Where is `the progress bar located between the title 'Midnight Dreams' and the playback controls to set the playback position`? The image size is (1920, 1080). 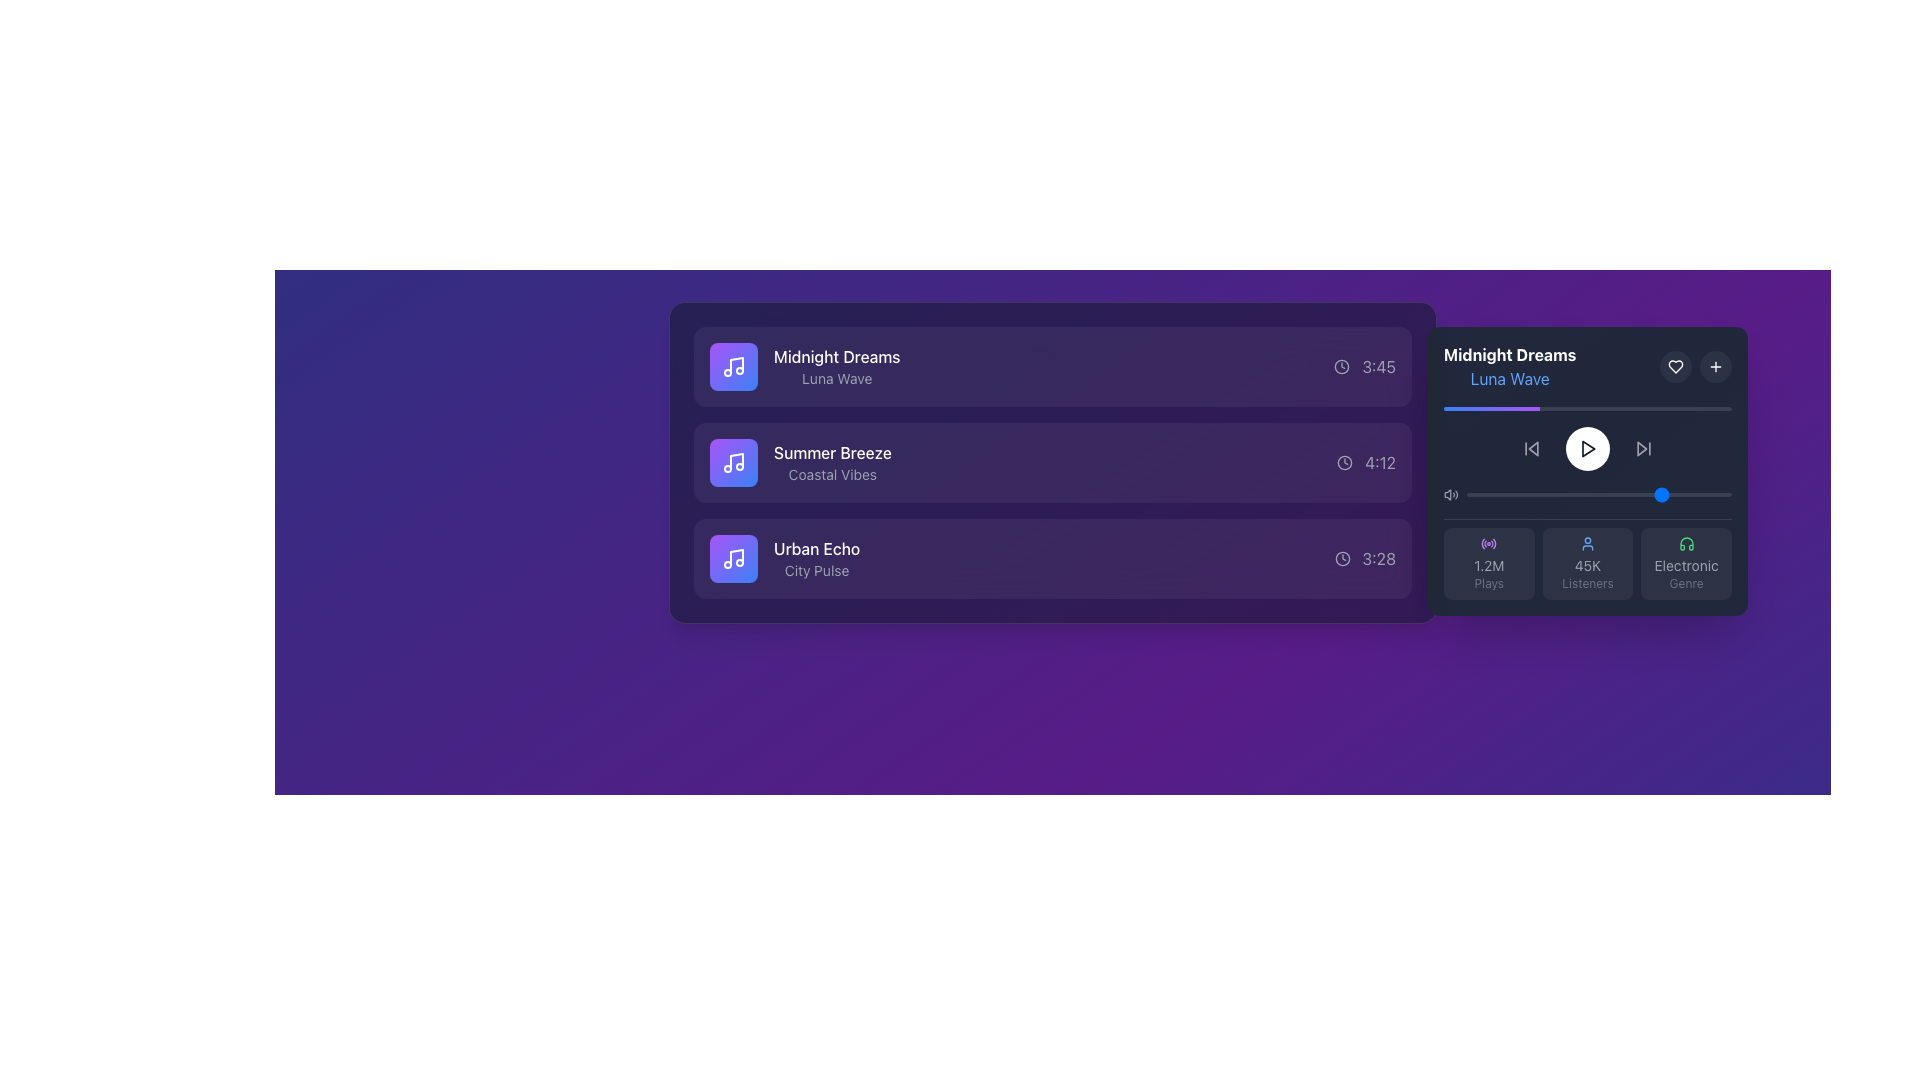
the progress bar located between the title 'Midnight Dreams' and the playback controls to set the playback position is located at coordinates (1587, 407).